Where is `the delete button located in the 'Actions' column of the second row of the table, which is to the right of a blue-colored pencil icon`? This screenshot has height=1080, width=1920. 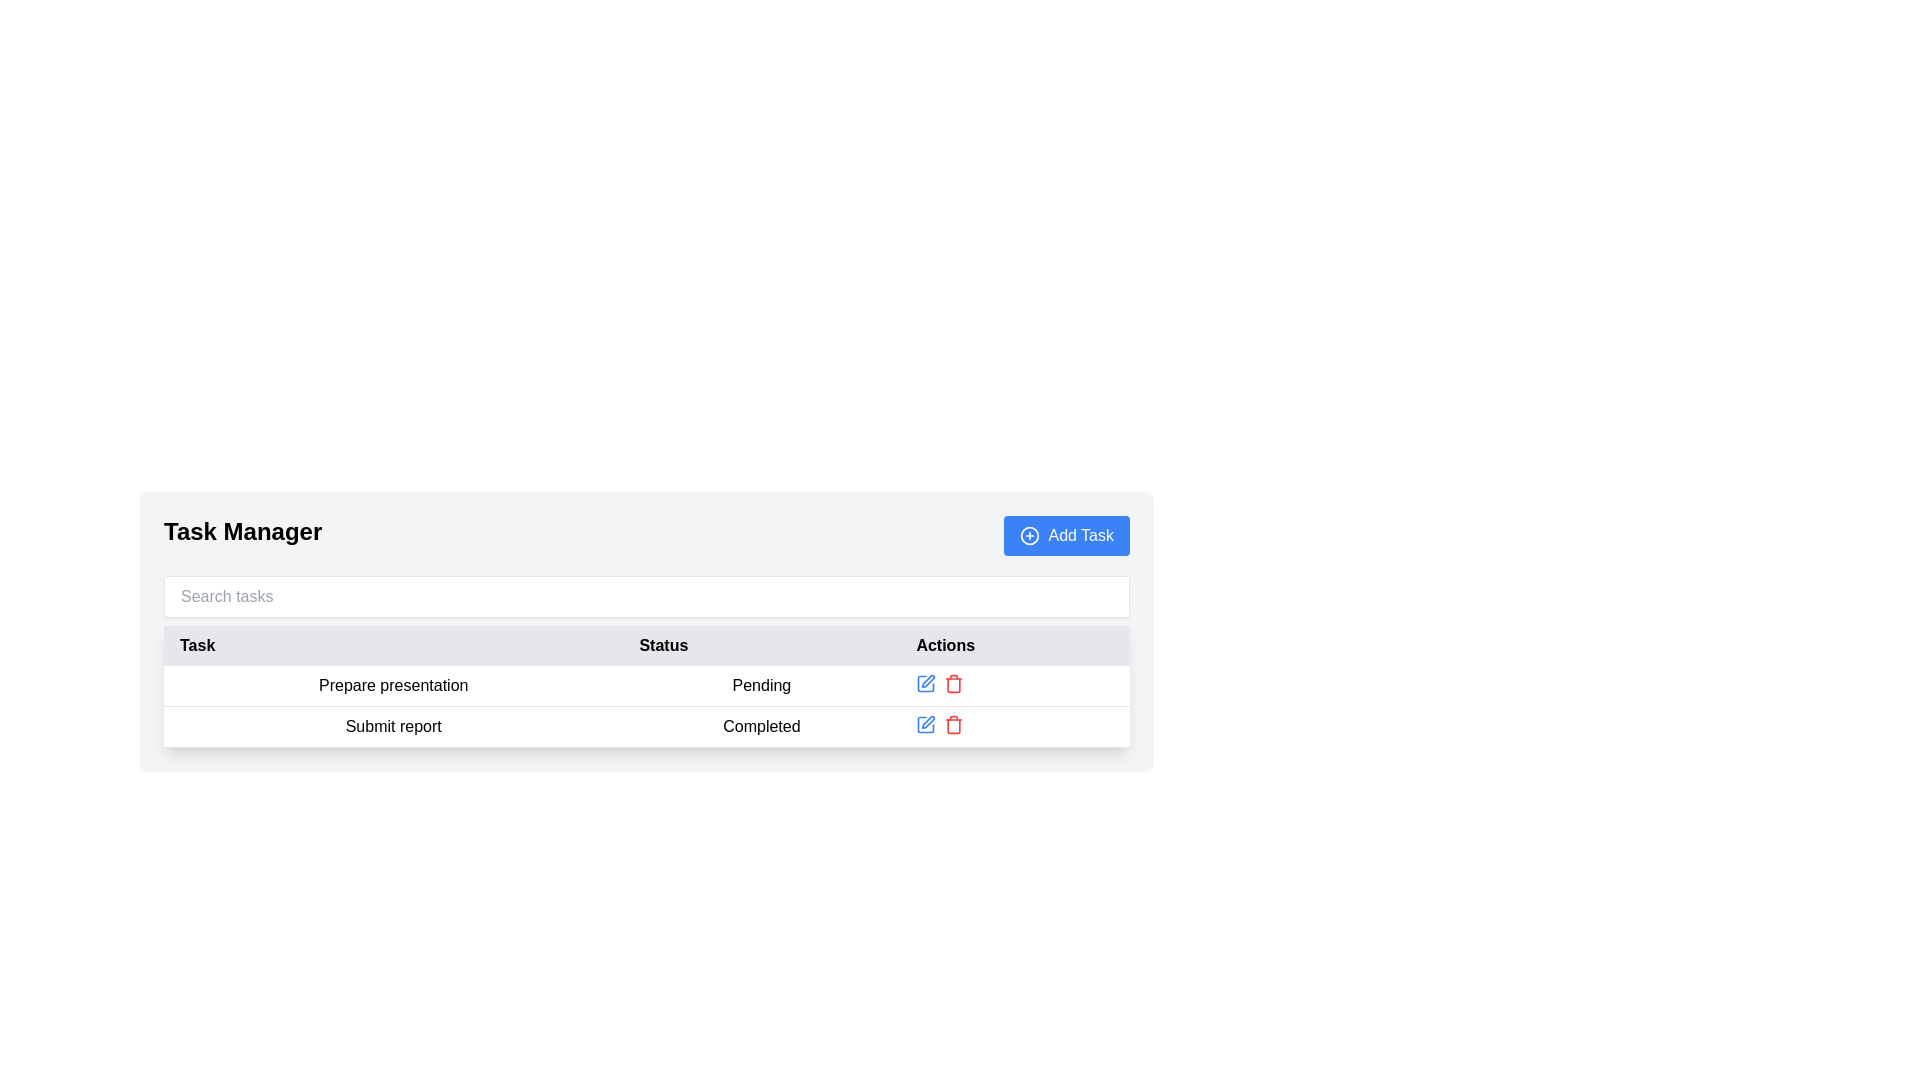 the delete button located in the 'Actions' column of the second row of the table, which is to the right of a blue-colored pencil icon is located at coordinates (953, 725).